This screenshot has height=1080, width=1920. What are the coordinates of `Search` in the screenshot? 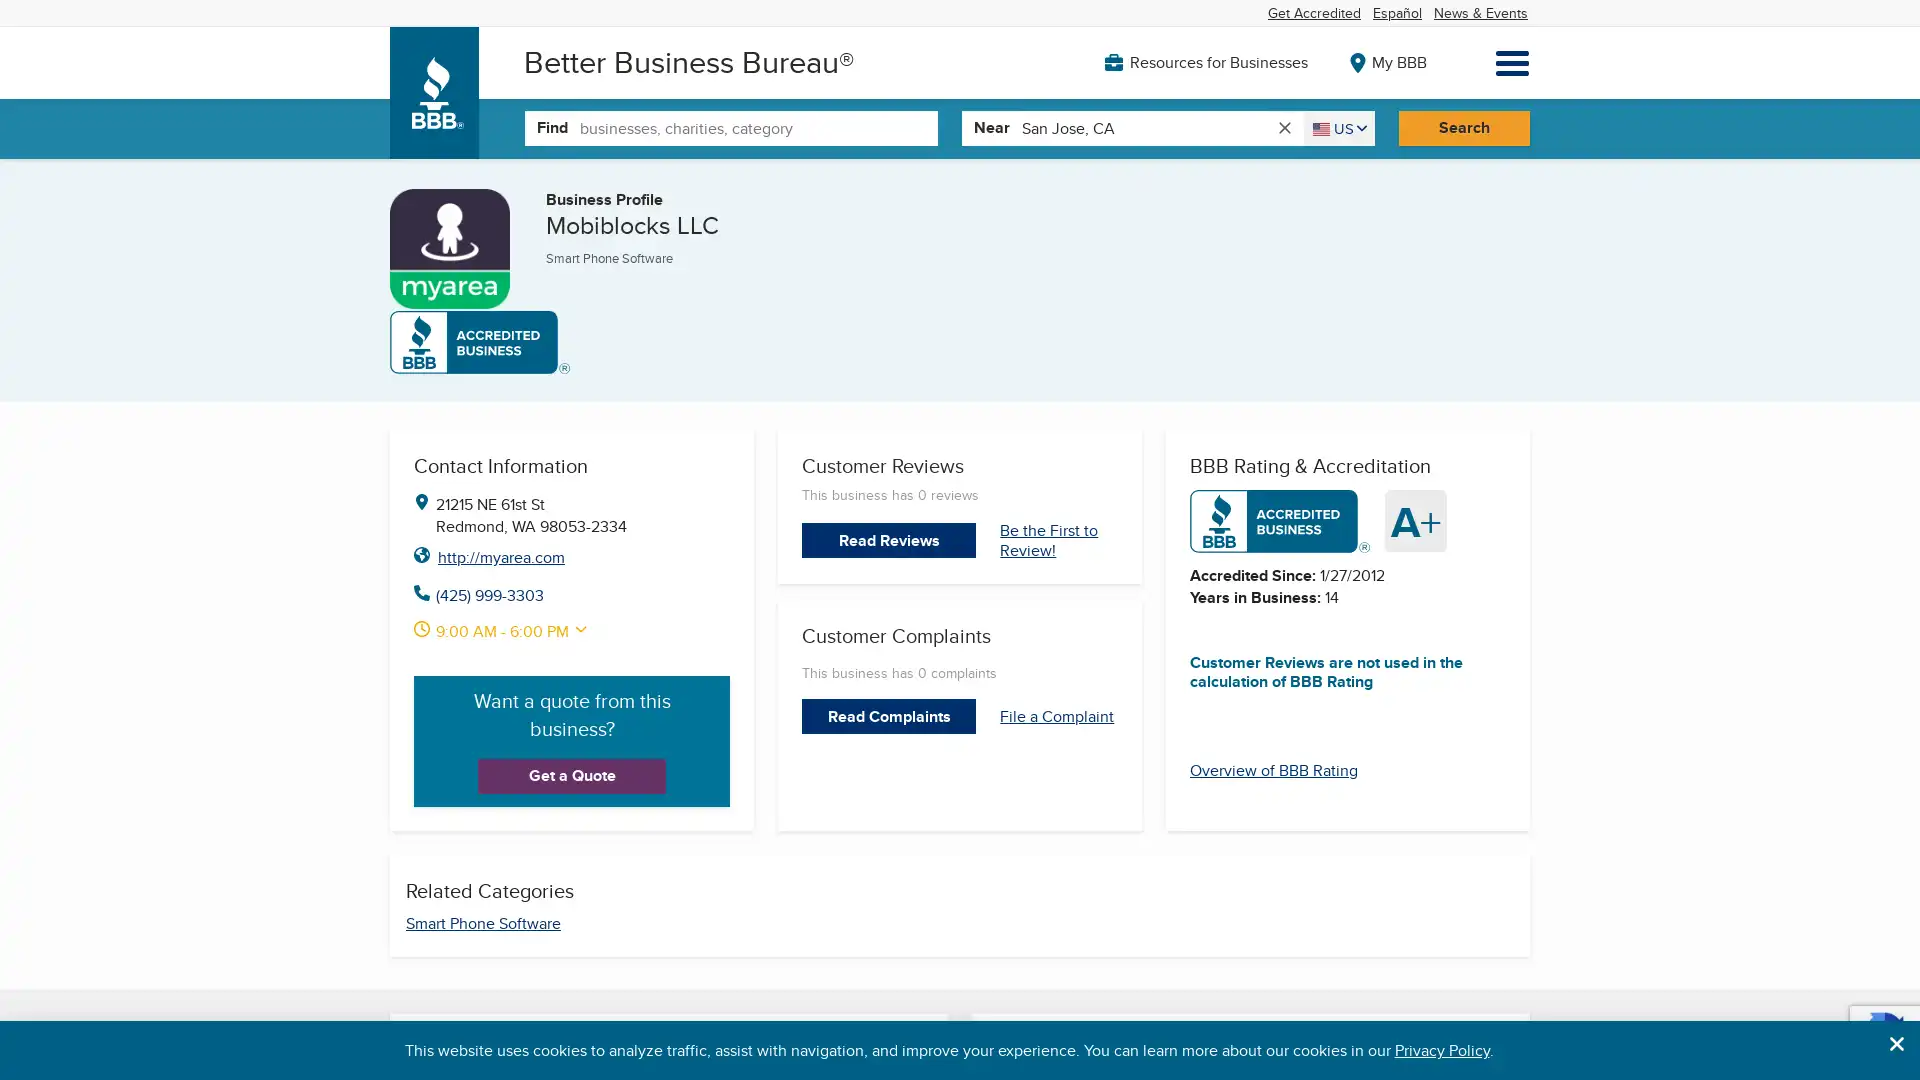 It's located at (1463, 127).